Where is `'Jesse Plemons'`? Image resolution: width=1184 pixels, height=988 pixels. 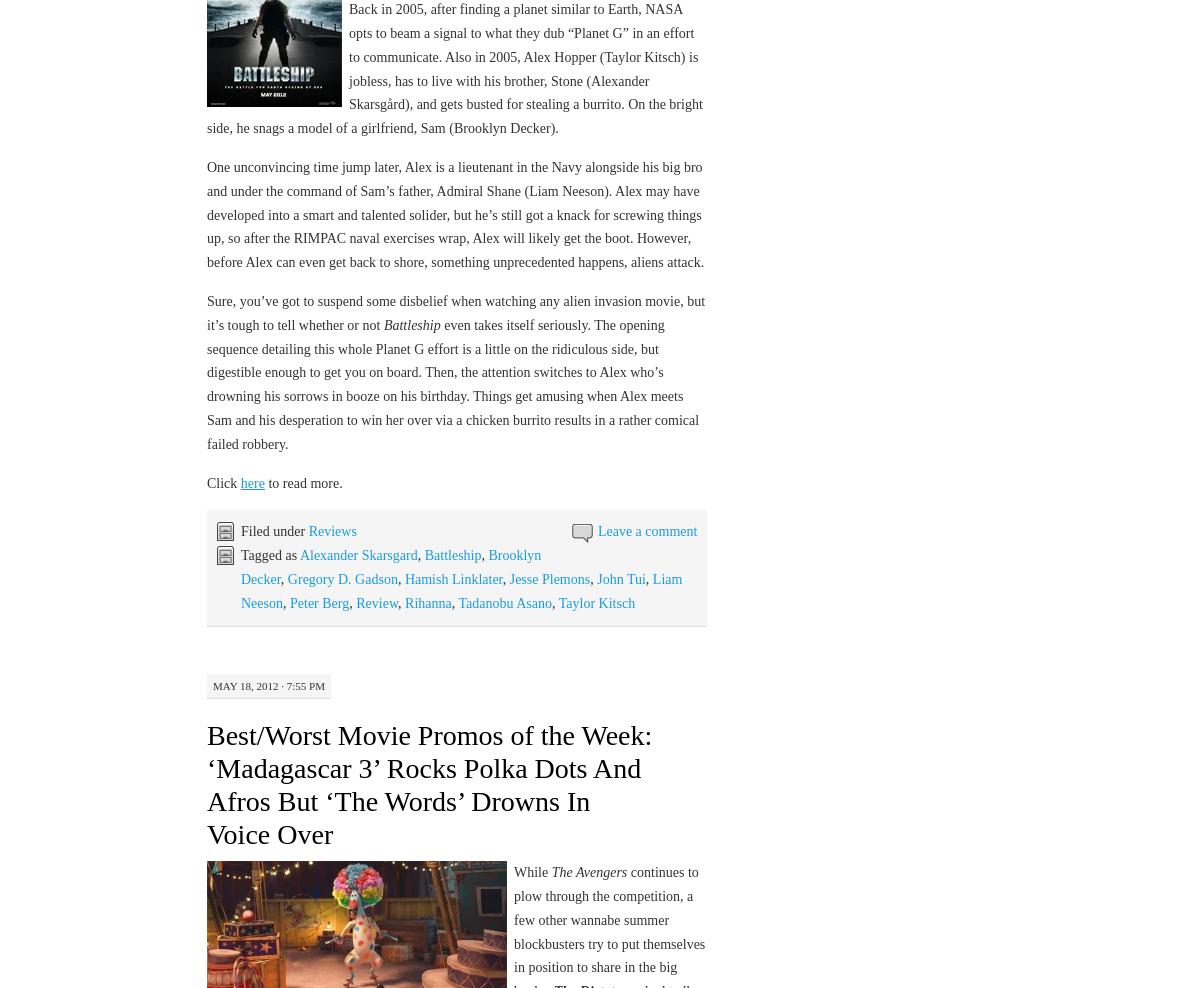
'Jesse Plemons' is located at coordinates (508, 578).